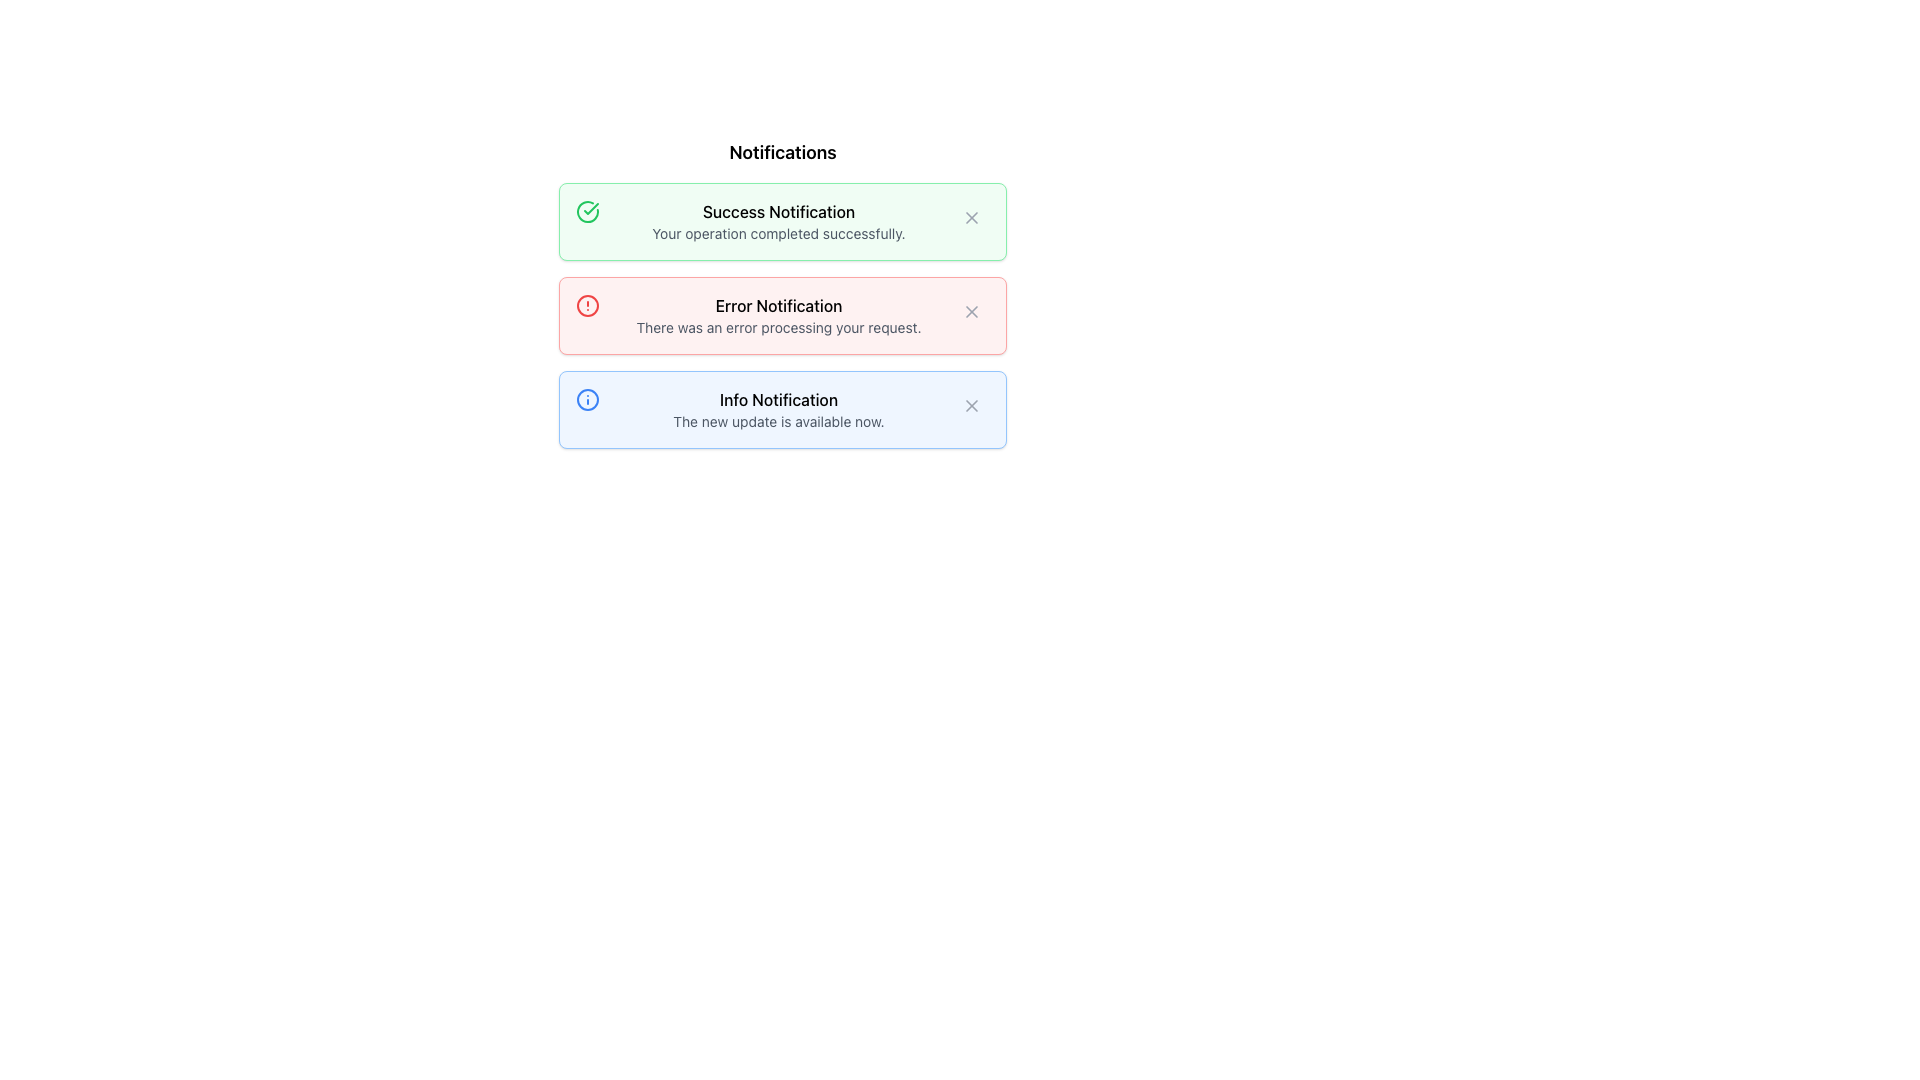  I want to click on the circular icon with a blue outline that features a central dot and a short vertical line beneath it, located on the far left of the 'Info Notification' box in the third row of the notification list, so click(587, 400).